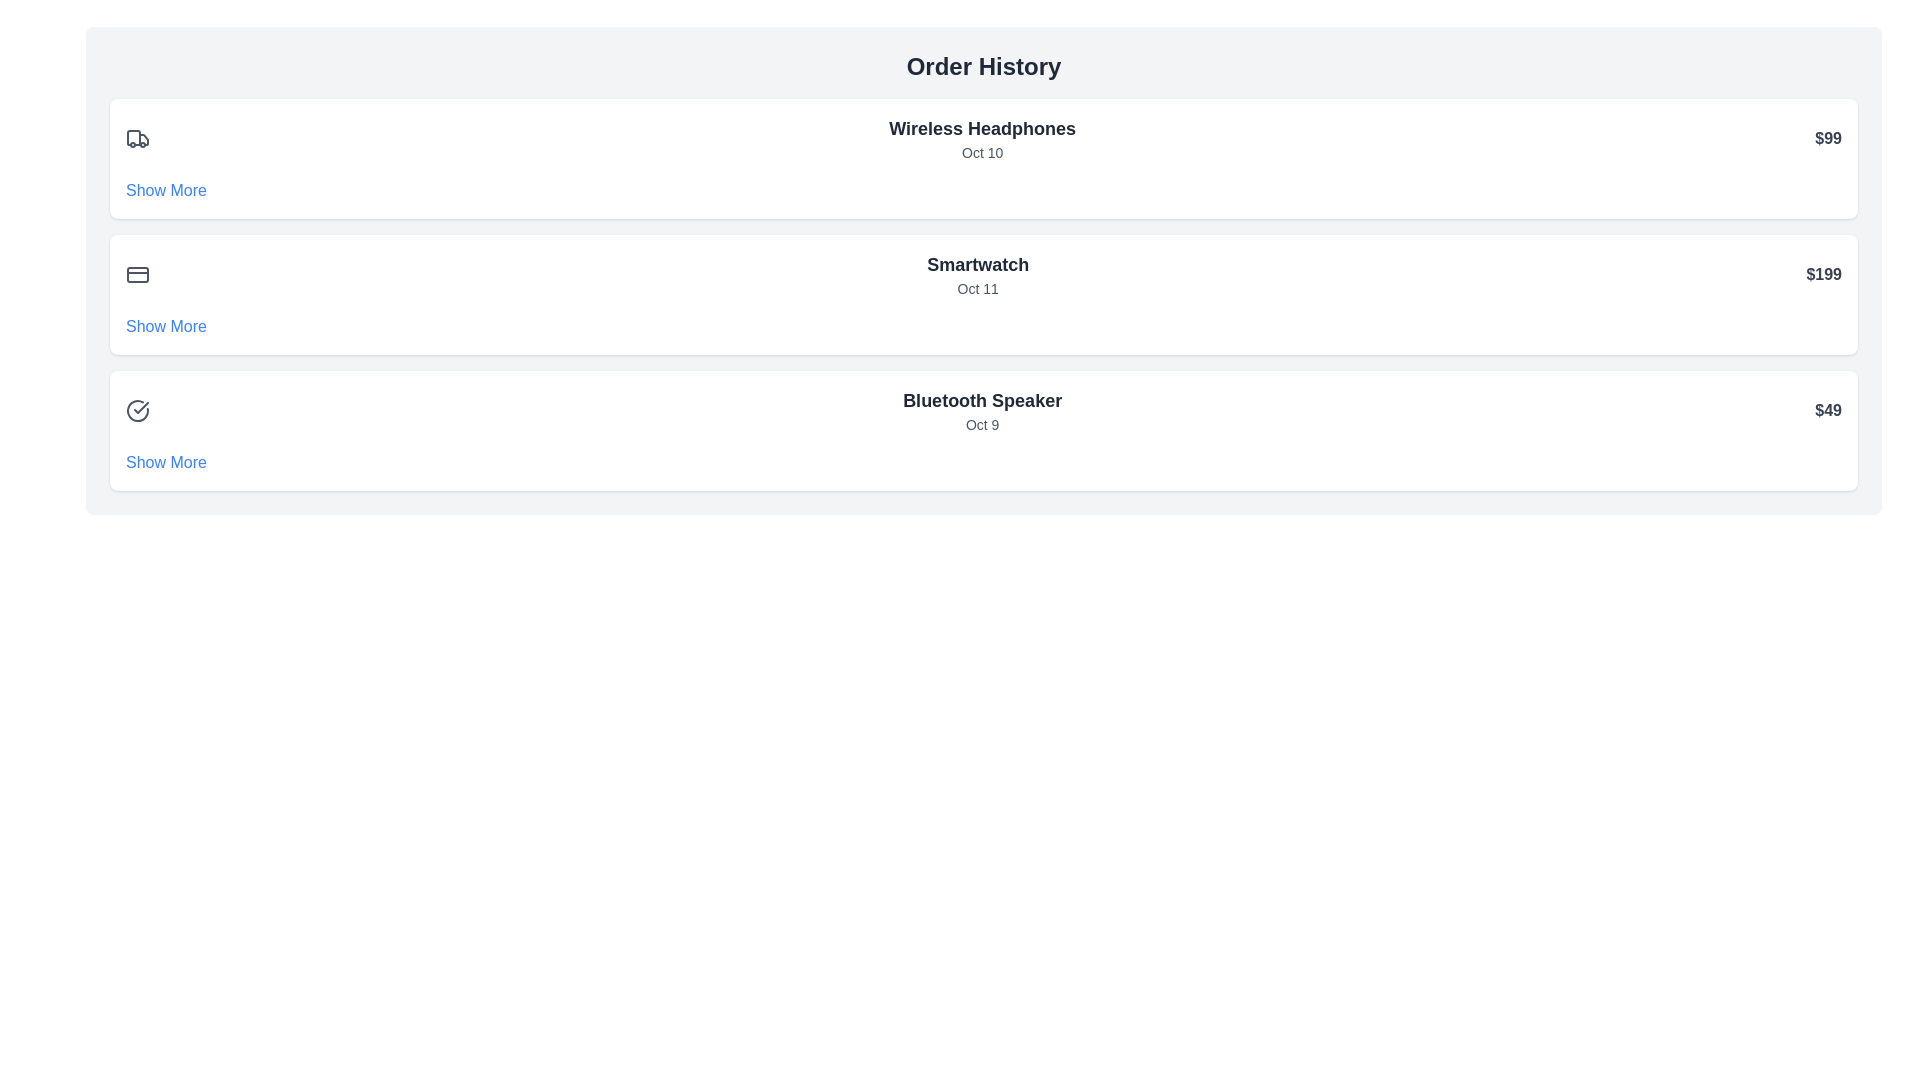 The width and height of the screenshot is (1920, 1080). Describe the element at coordinates (166, 326) in the screenshot. I see `the hyperlink located at the bottom-right of the 'Smartwatch' product details card to change its color` at that location.